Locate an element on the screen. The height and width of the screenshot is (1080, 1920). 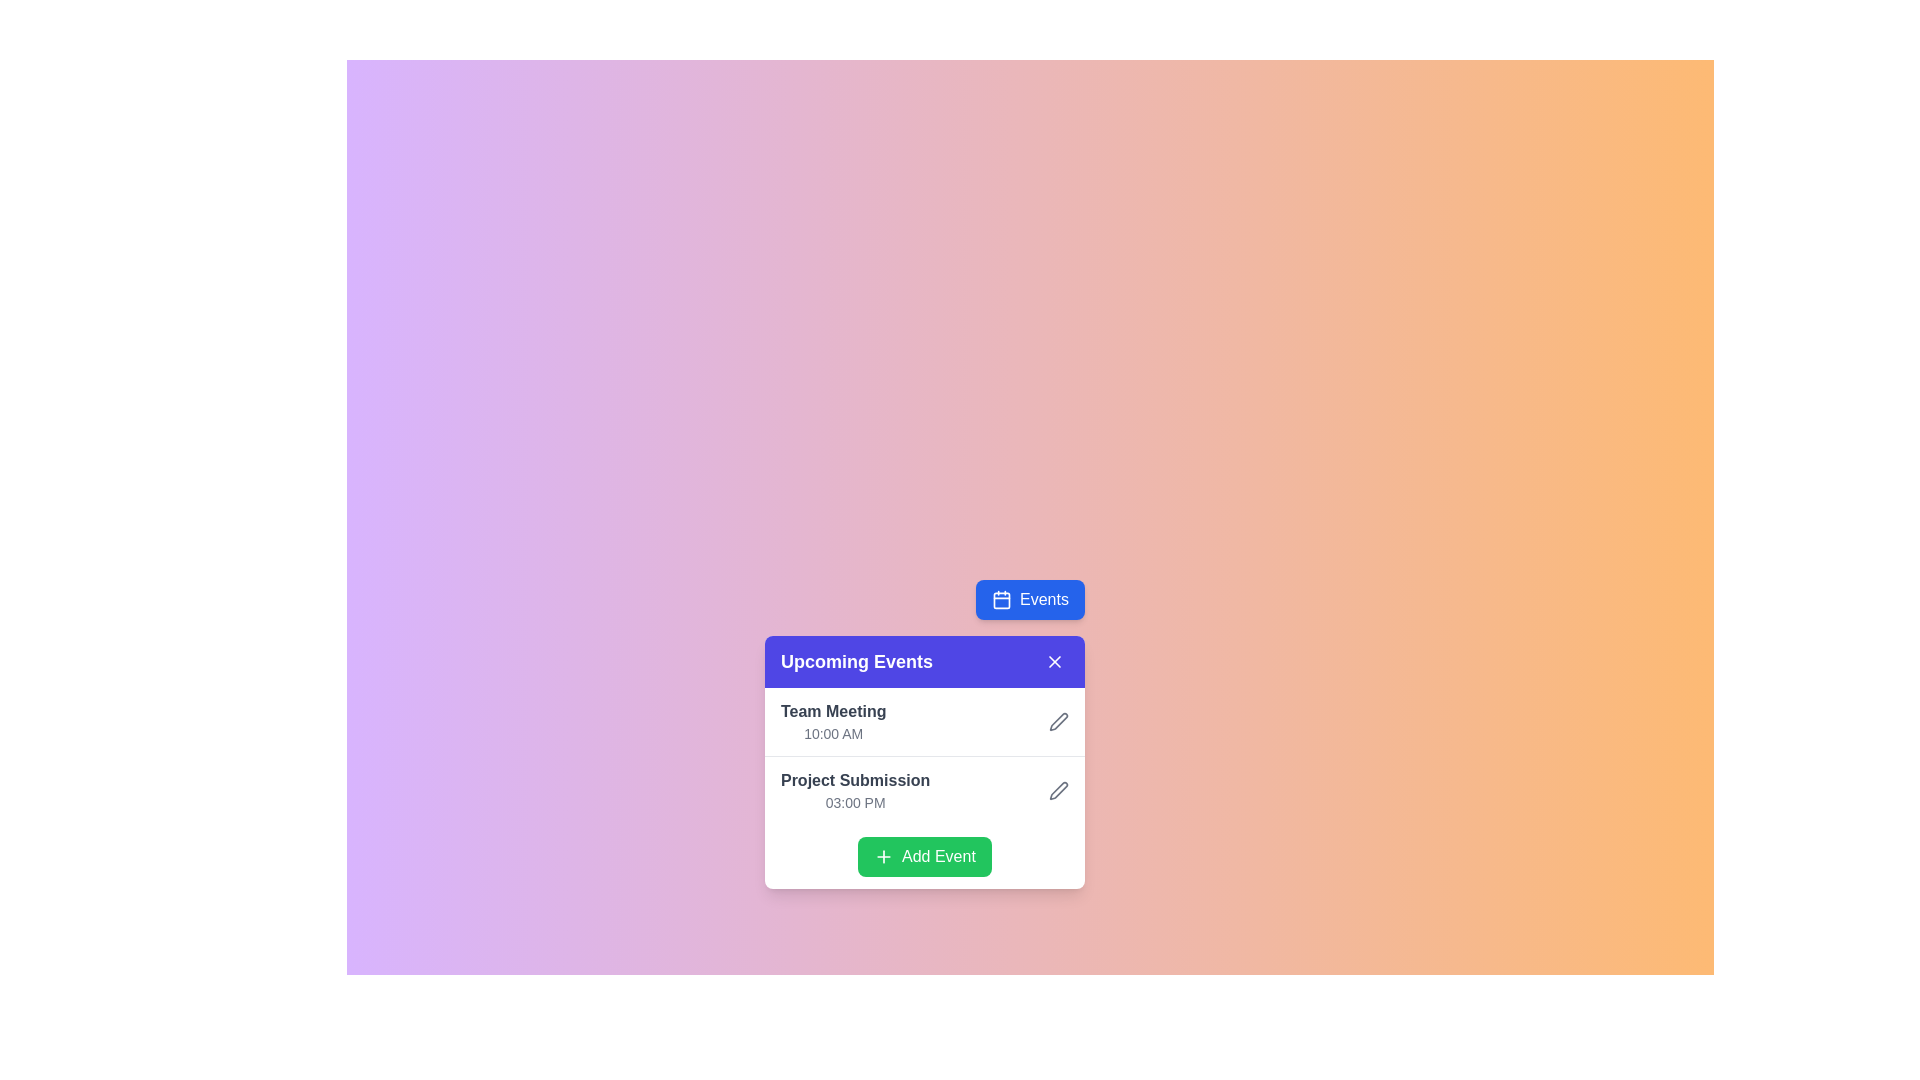
the button that triggers actions related to events, located above the 'Upcoming Events' header and near the center horizontally is located at coordinates (1030, 599).